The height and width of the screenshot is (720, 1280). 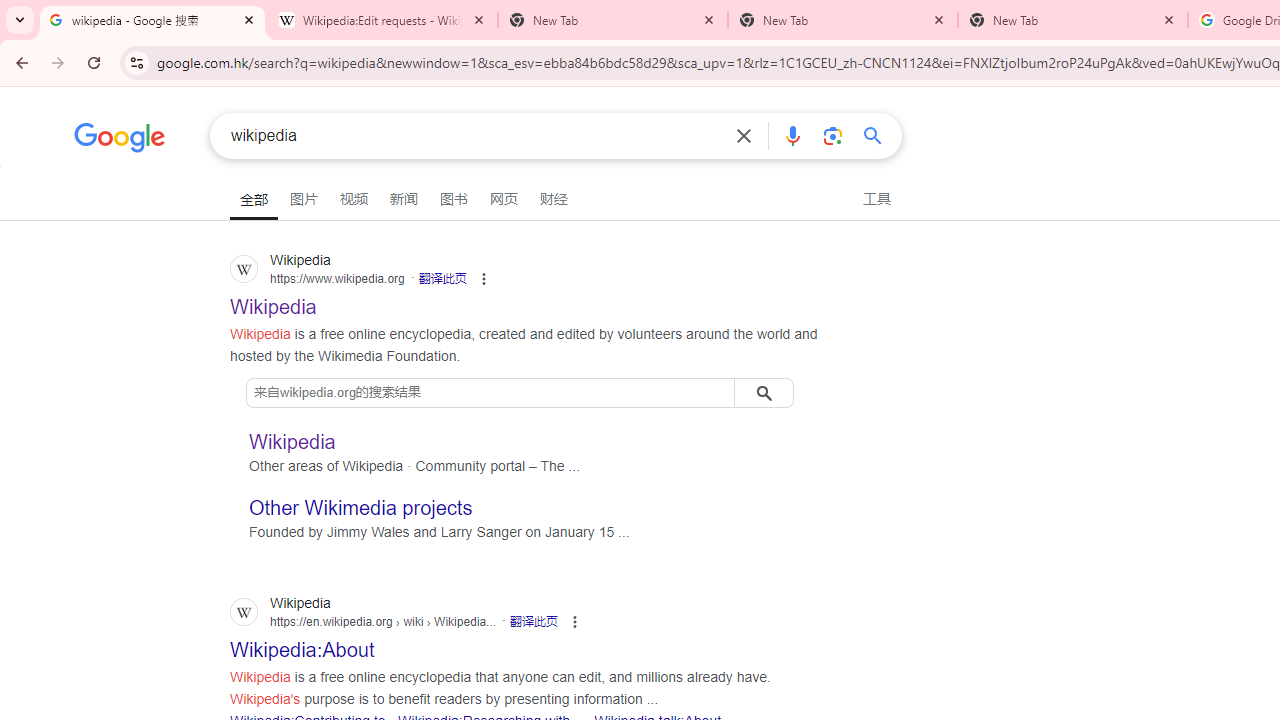 I want to click on 'Reload', so click(x=93, y=61).